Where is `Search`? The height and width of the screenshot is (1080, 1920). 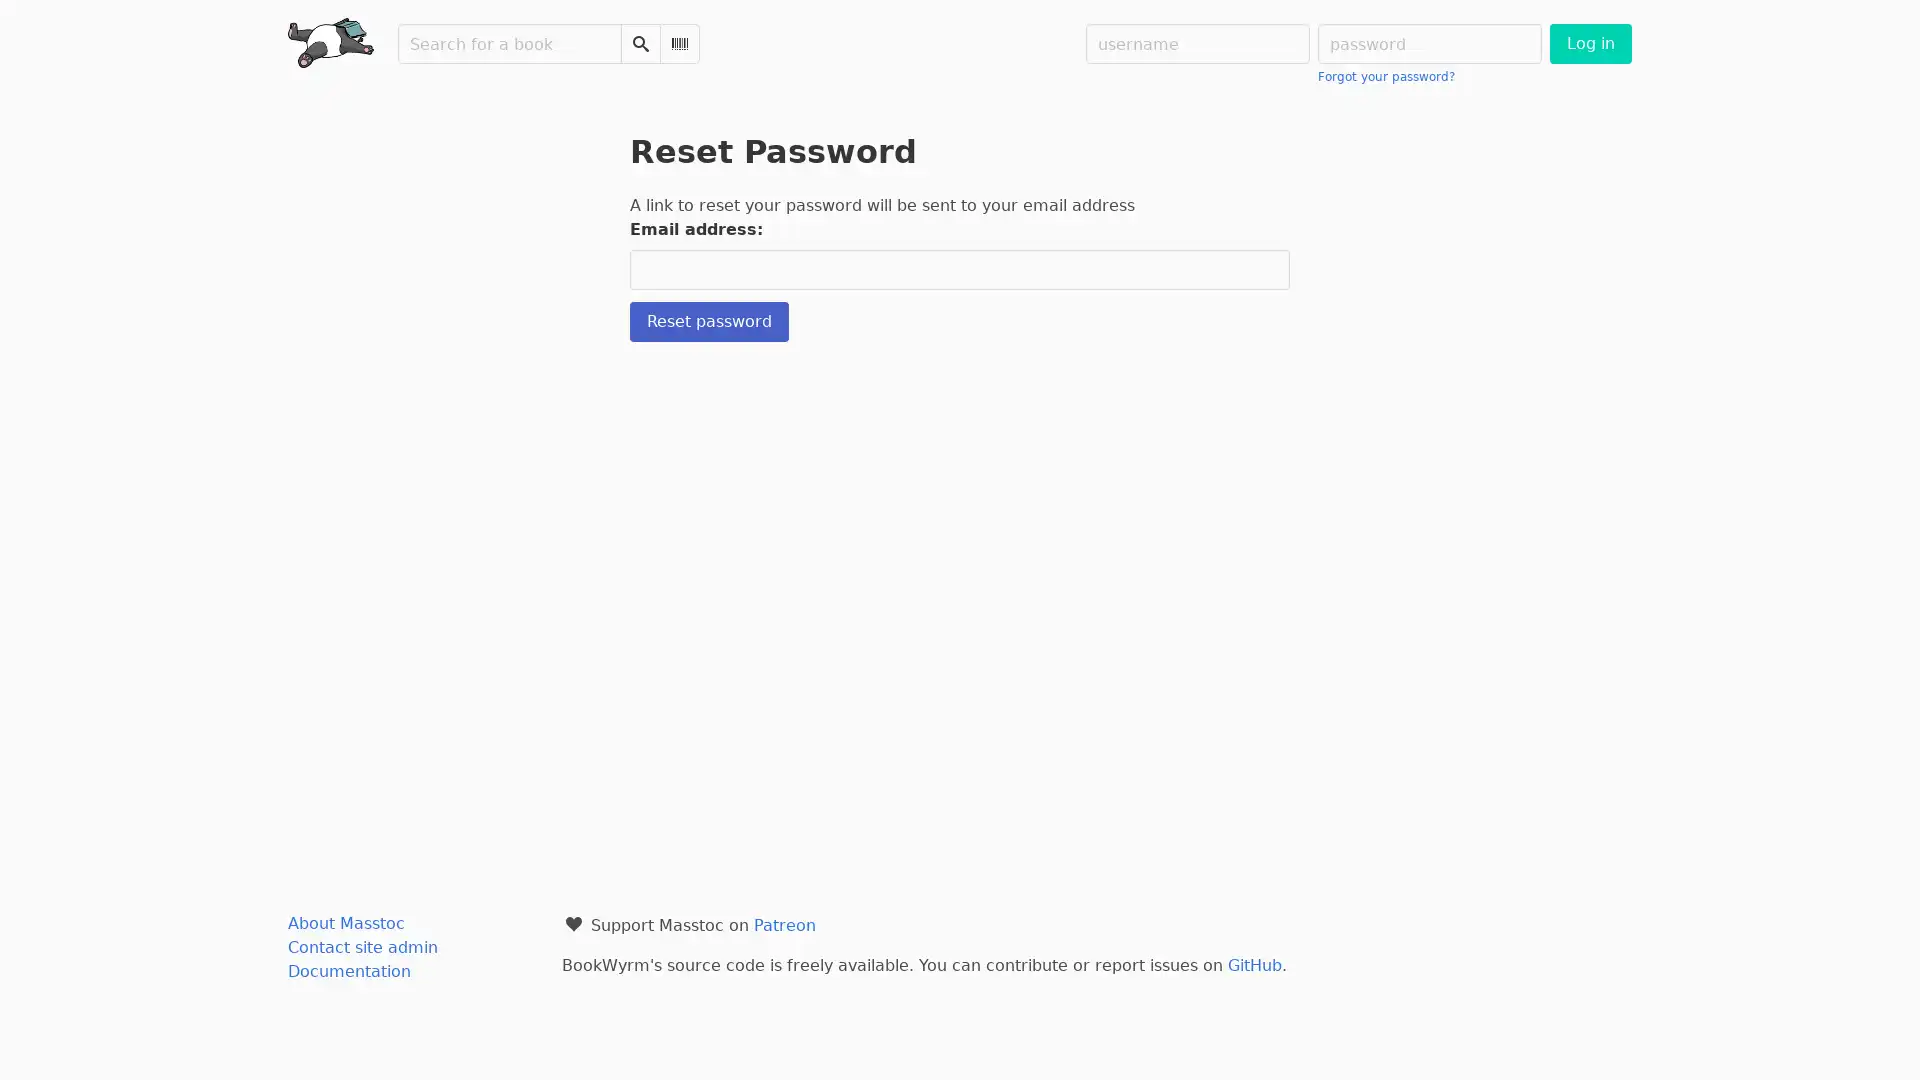
Search is located at coordinates (641, 43).